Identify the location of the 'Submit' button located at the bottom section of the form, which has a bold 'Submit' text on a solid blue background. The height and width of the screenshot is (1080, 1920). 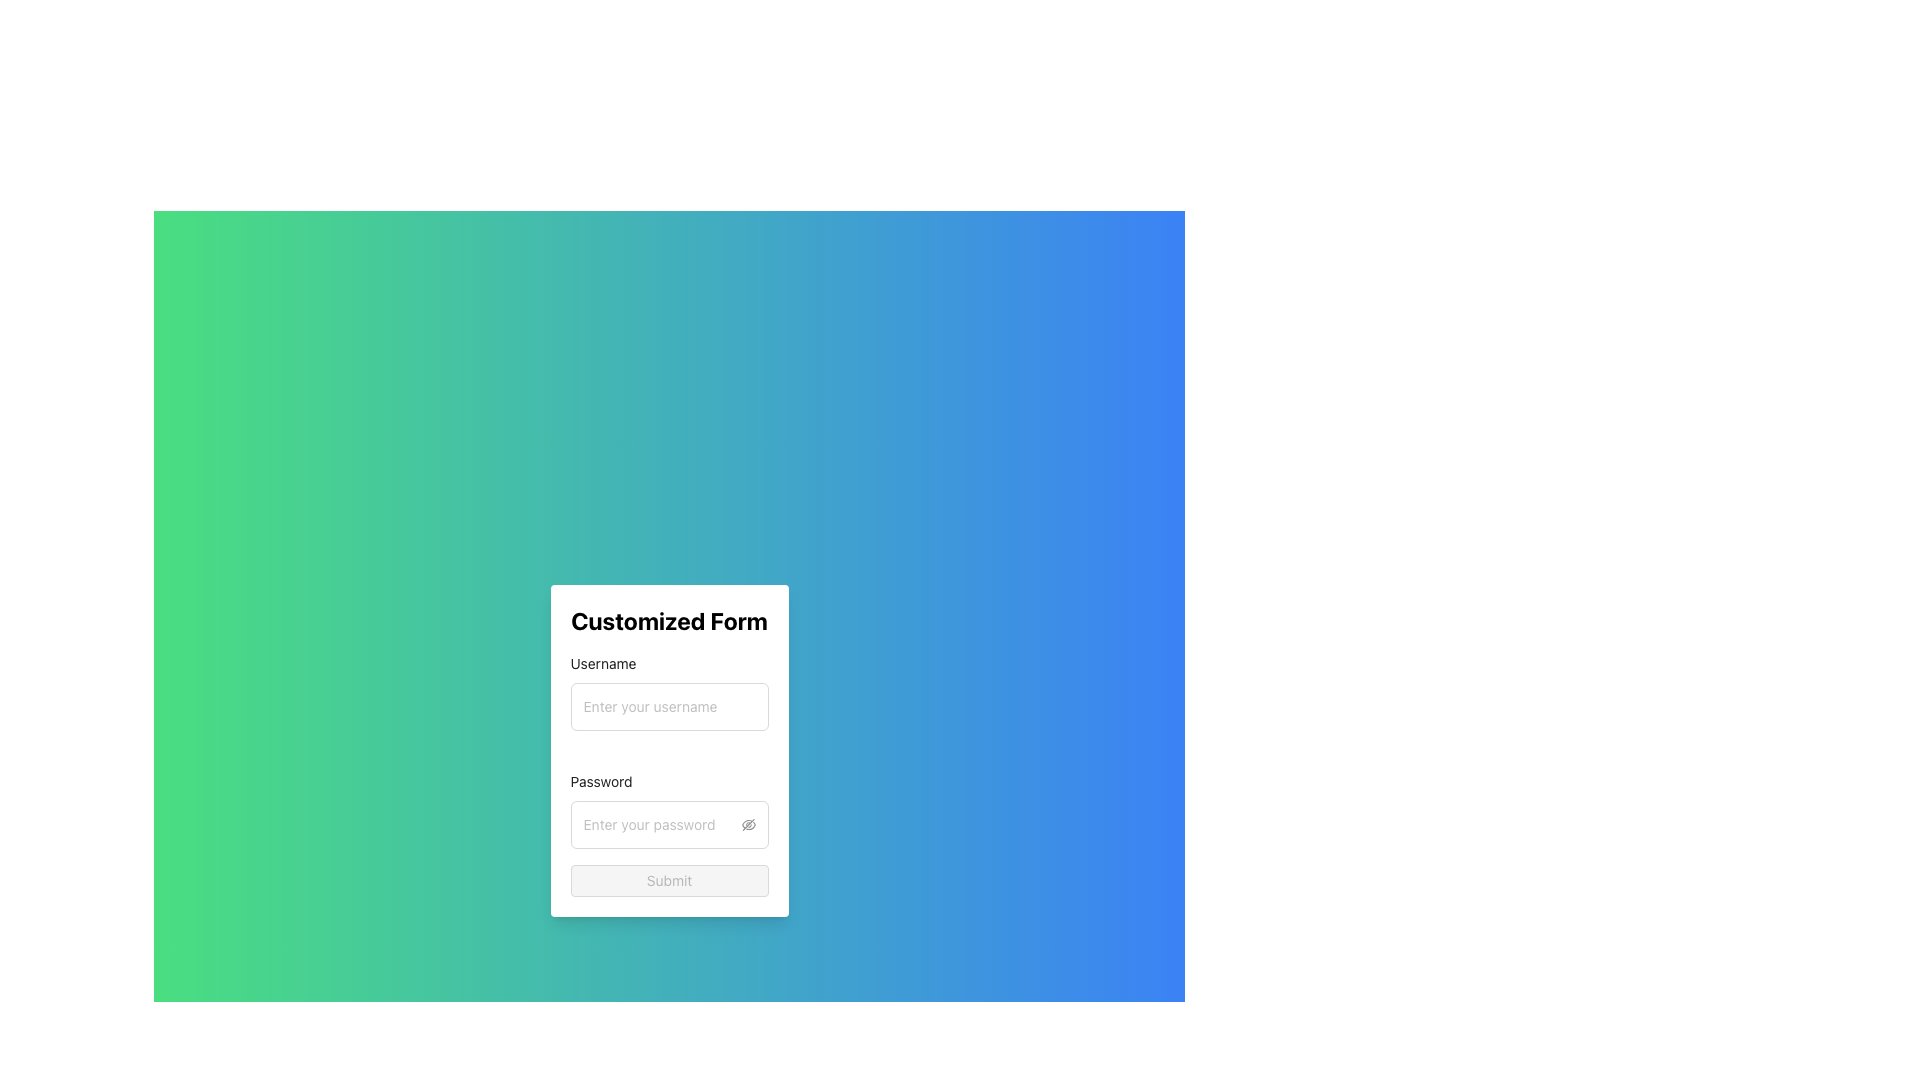
(669, 879).